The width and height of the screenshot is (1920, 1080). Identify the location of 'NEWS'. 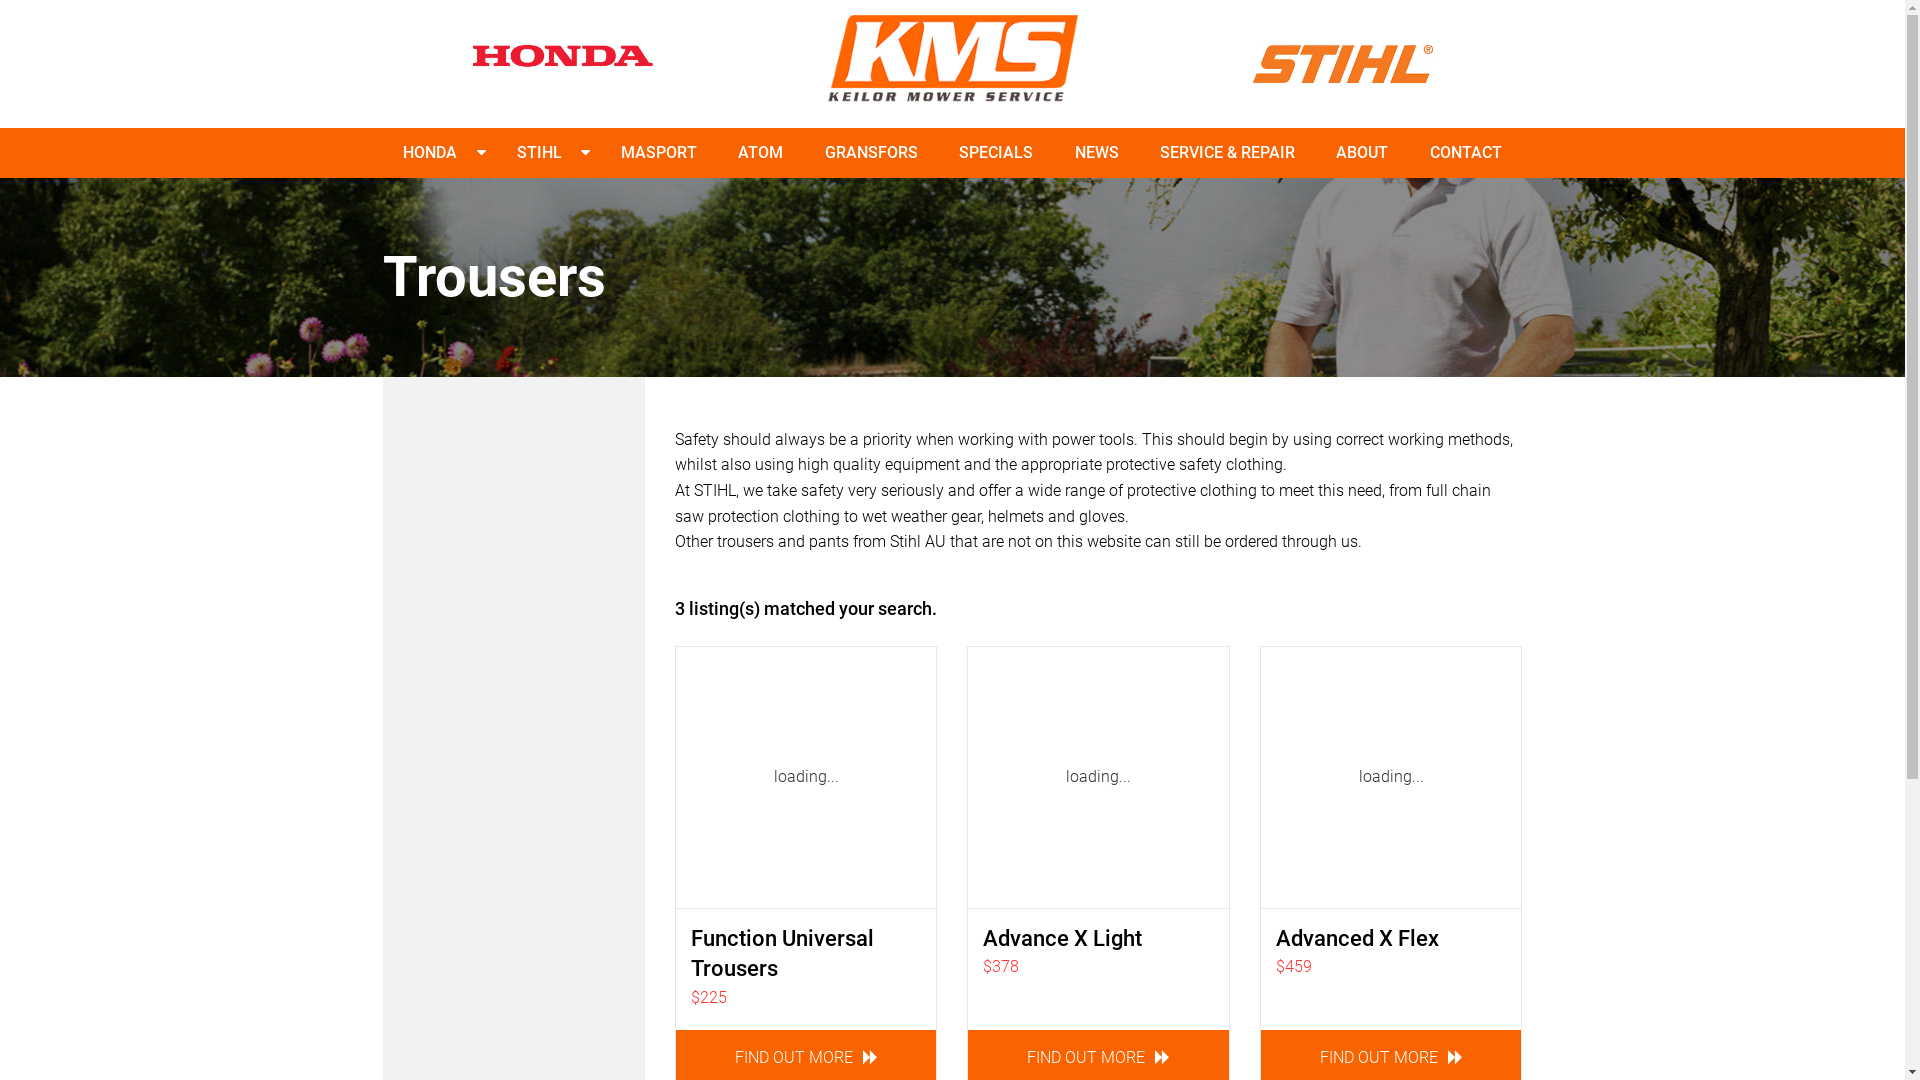
(1096, 152).